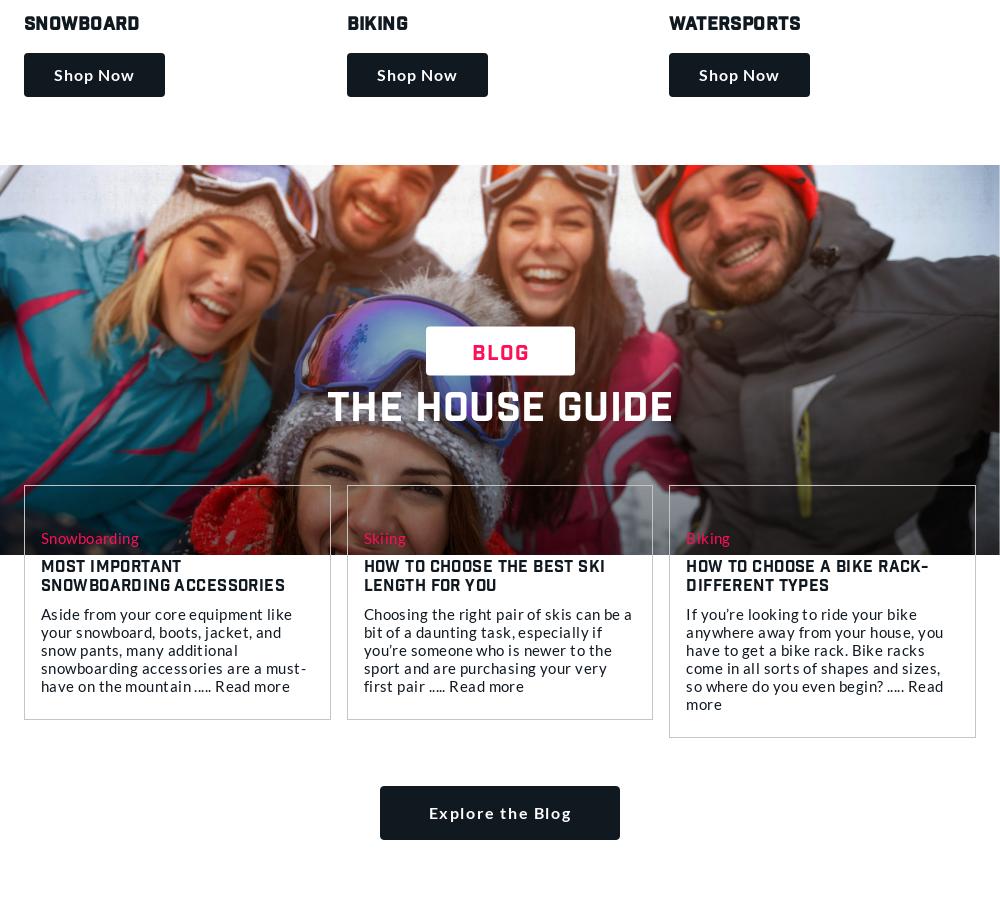  Describe the element at coordinates (496, 648) in the screenshot. I see `'Choosing the right pair of skis can be a bit of a daunting task, especially if you’re someone who is newer to the sport and are purchasing your very first pair ..... Read more'` at that location.